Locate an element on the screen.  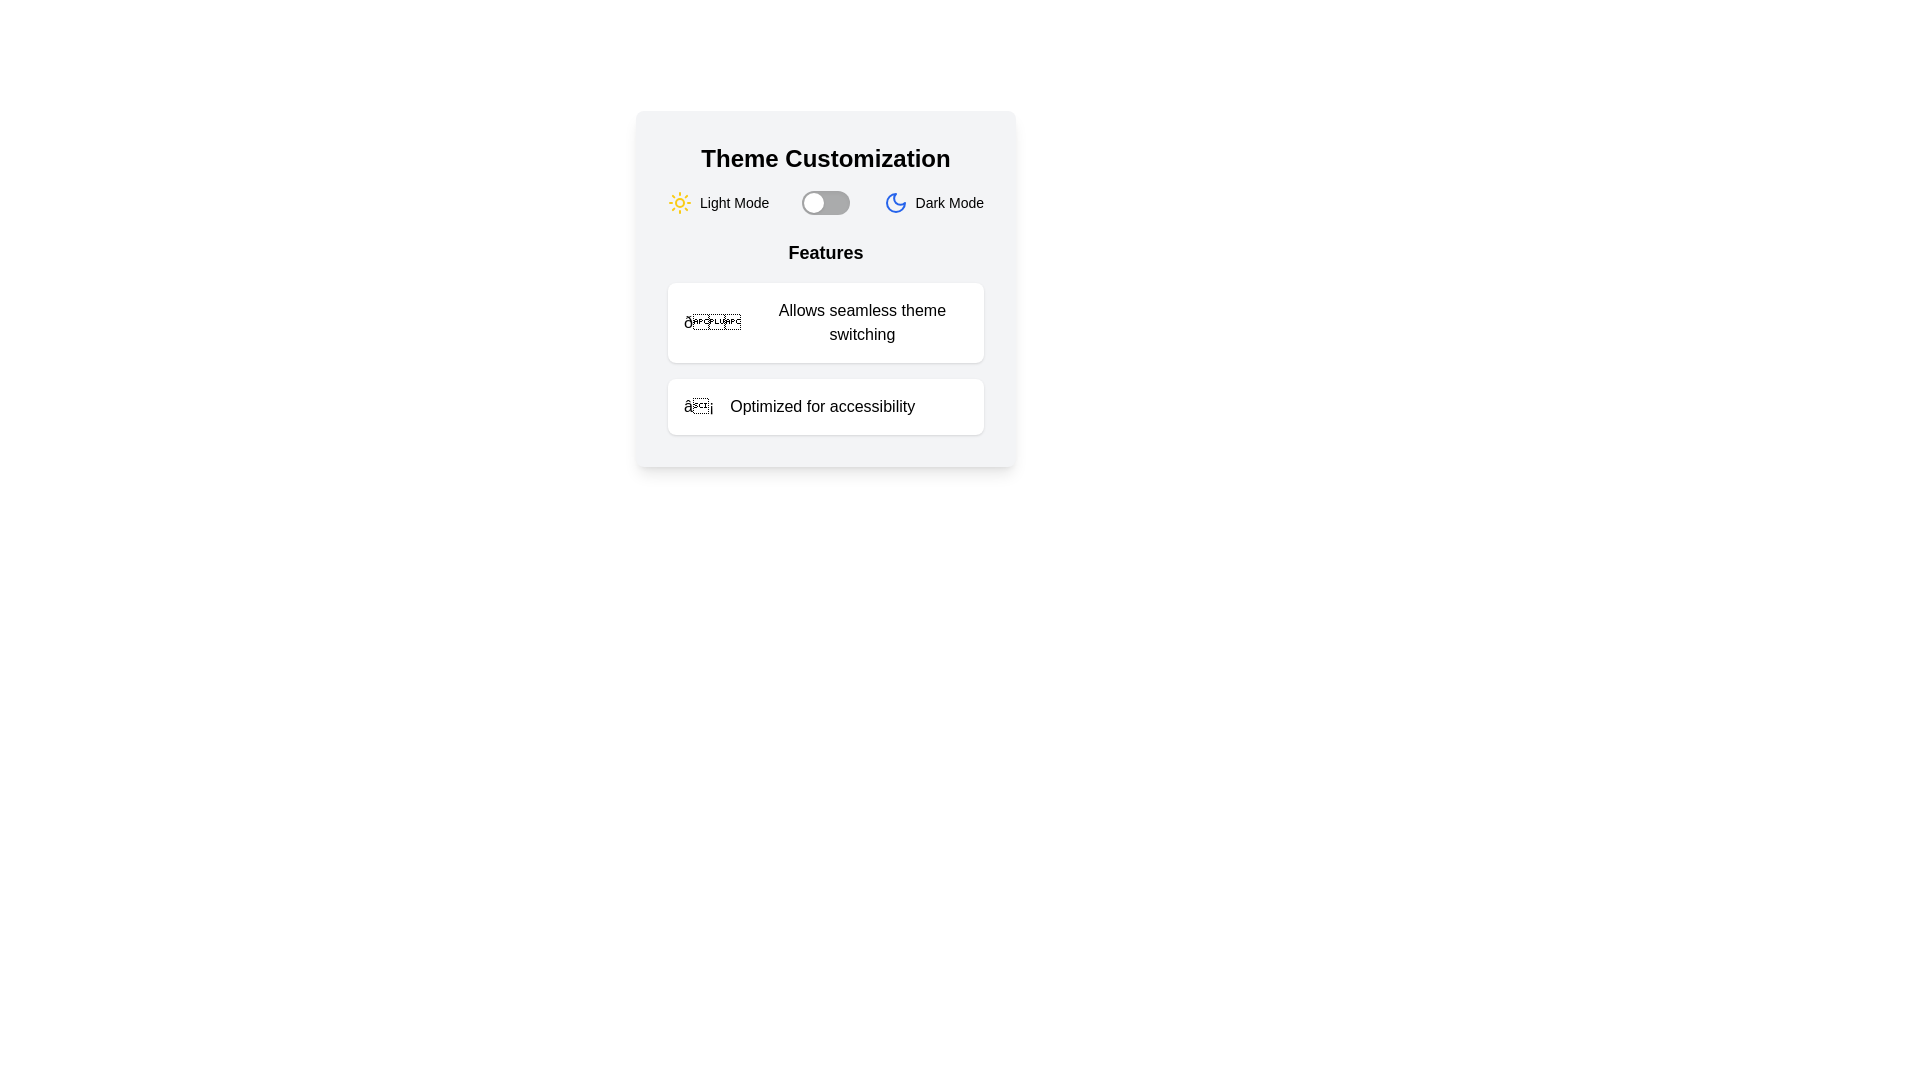
the Toggle Switch in the 'Theme Customization' section is located at coordinates (825, 203).